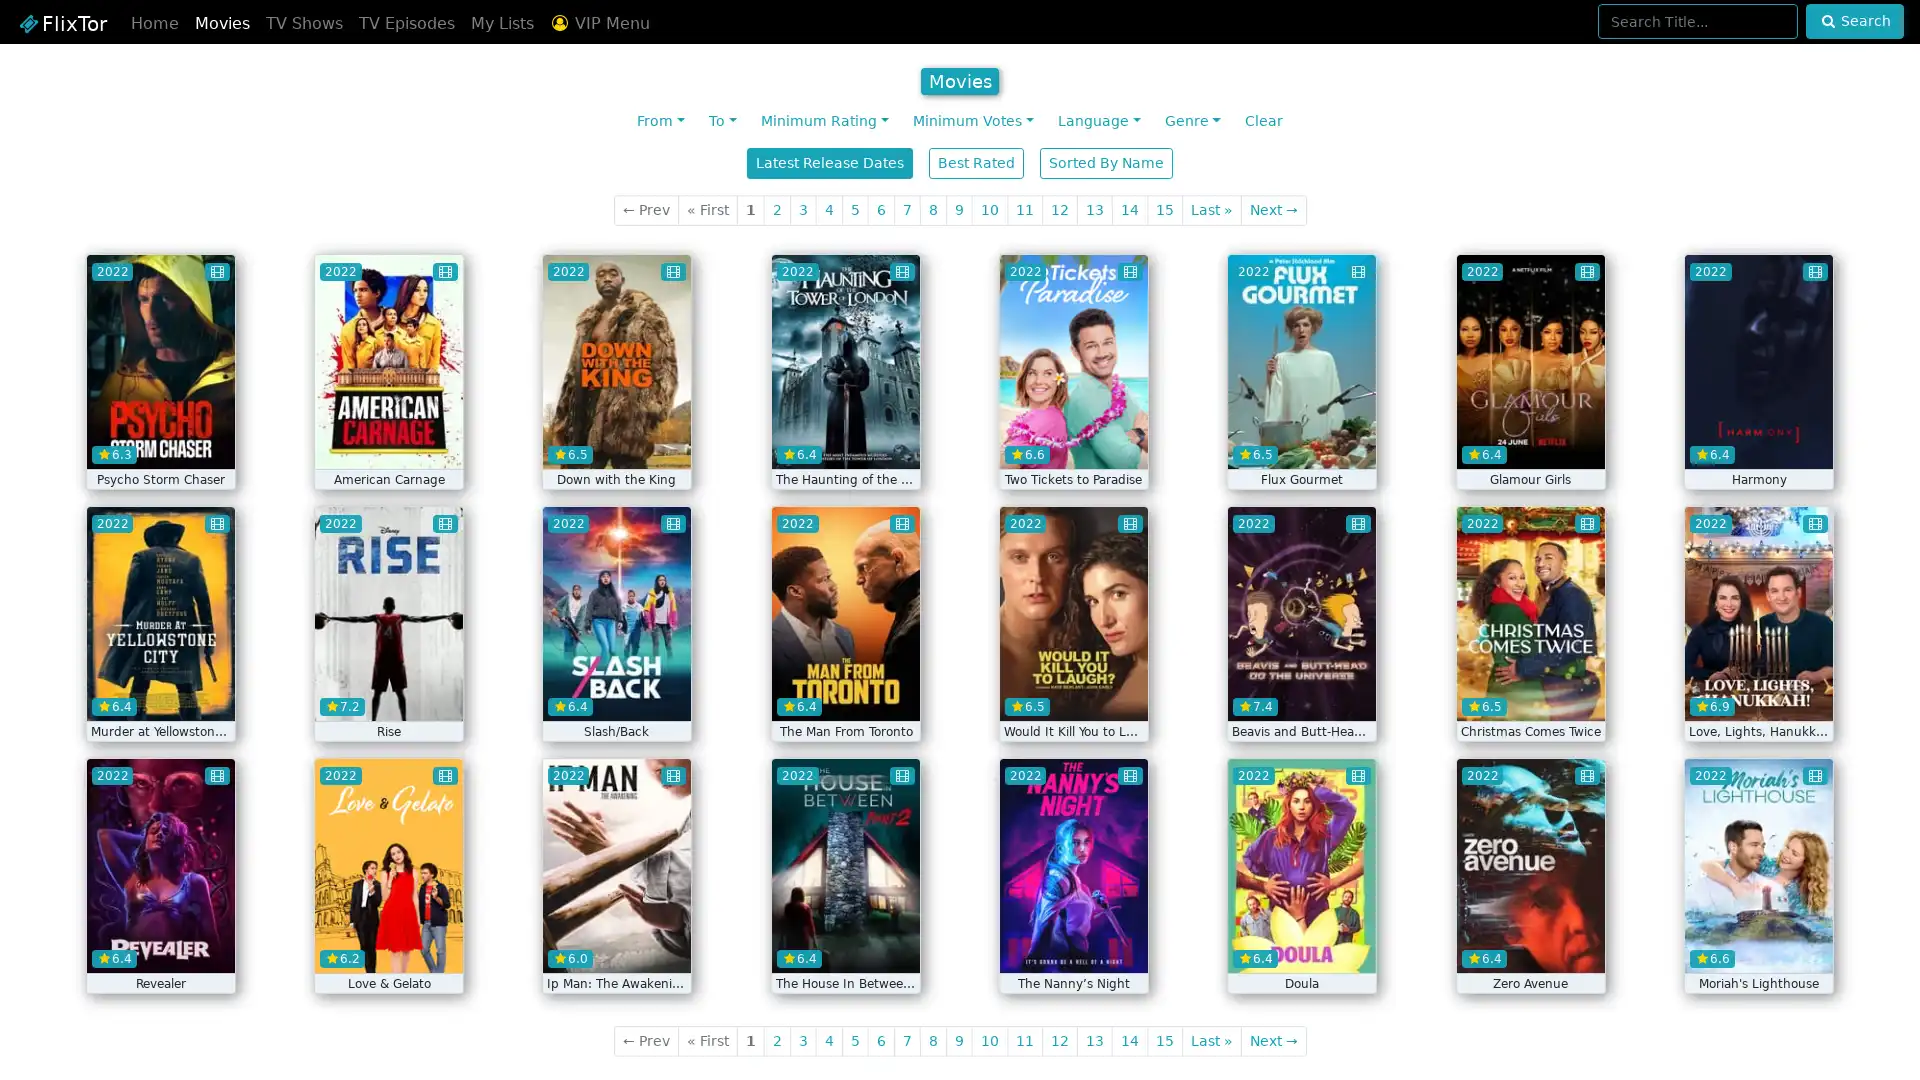 The image size is (1920, 1080). I want to click on Watch Now, so click(1757, 944).